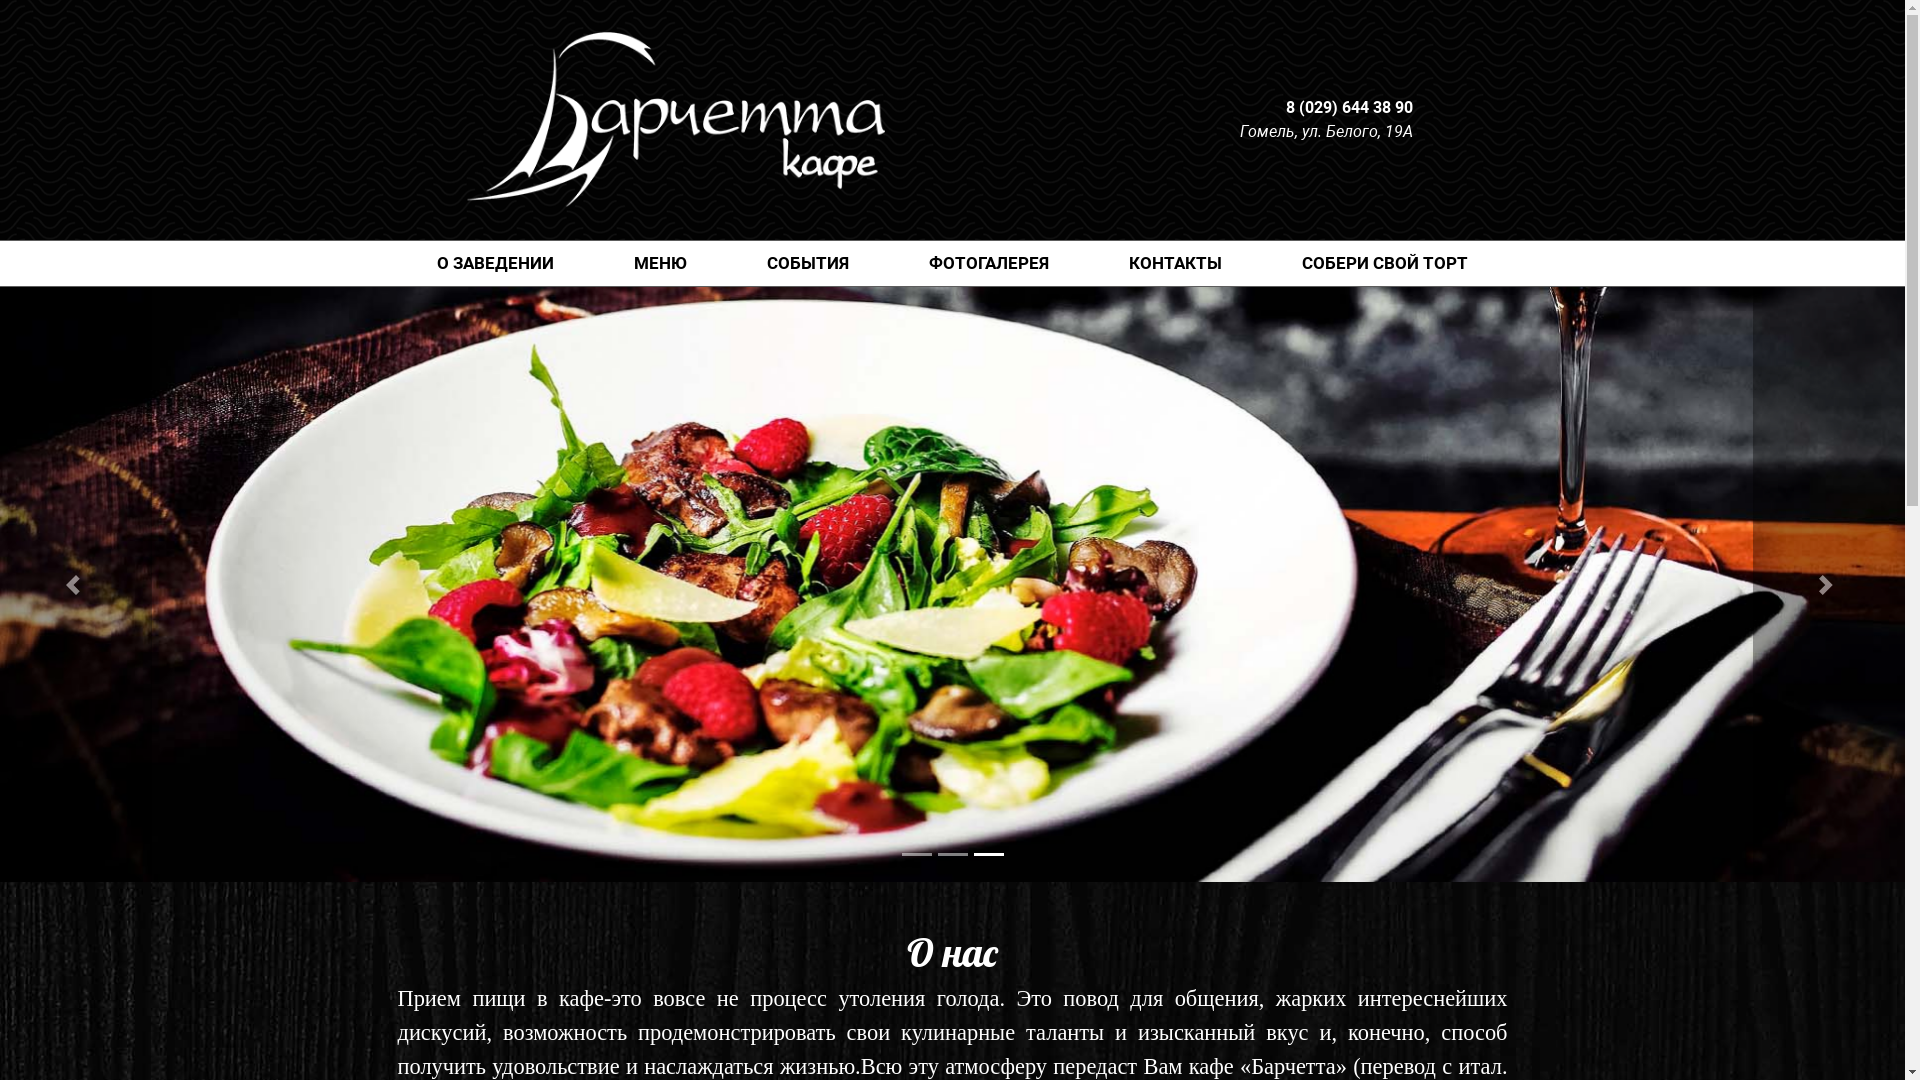  Describe the element at coordinates (1286, 107) in the screenshot. I see `'8 (029) 644 38 90'` at that location.